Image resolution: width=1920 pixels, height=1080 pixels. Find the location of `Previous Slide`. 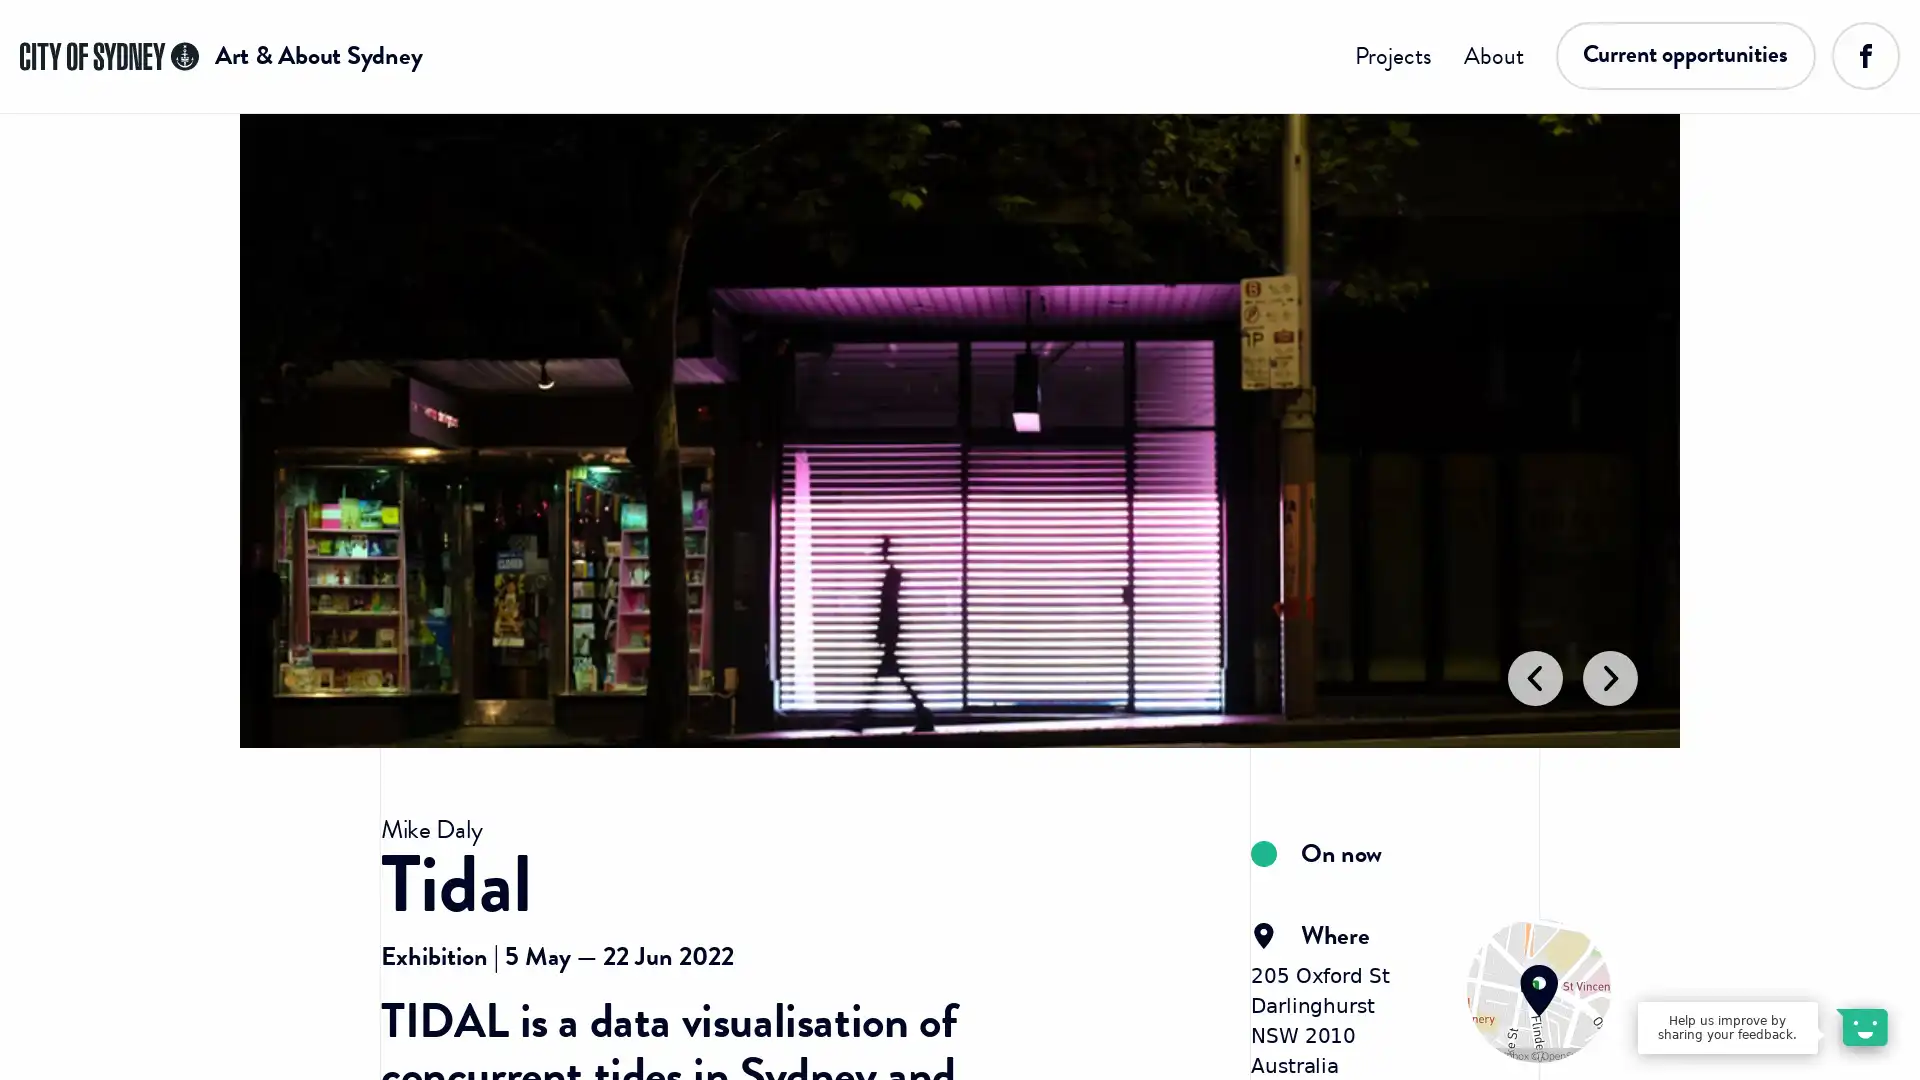

Previous Slide is located at coordinates (1531, 751).